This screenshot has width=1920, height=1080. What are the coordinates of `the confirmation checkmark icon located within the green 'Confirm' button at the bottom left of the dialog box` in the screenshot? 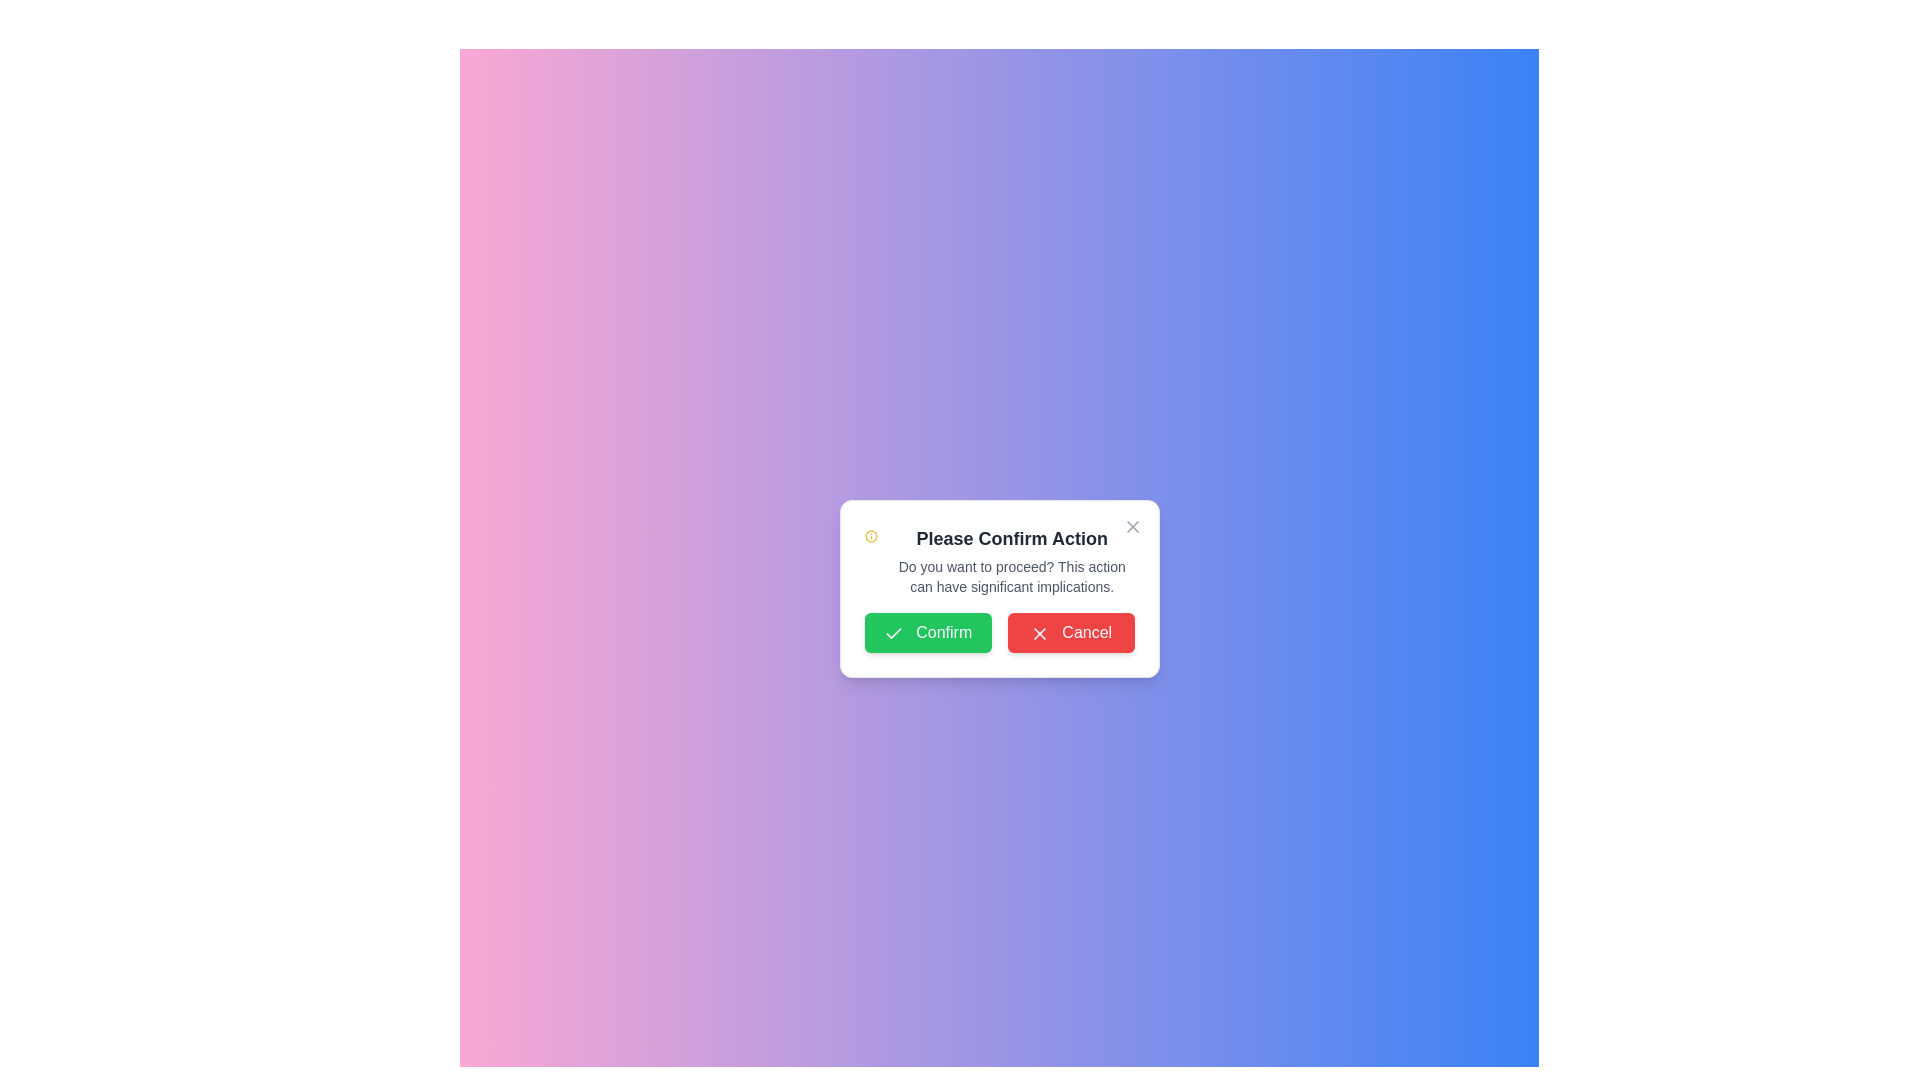 It's located at (892, 633).